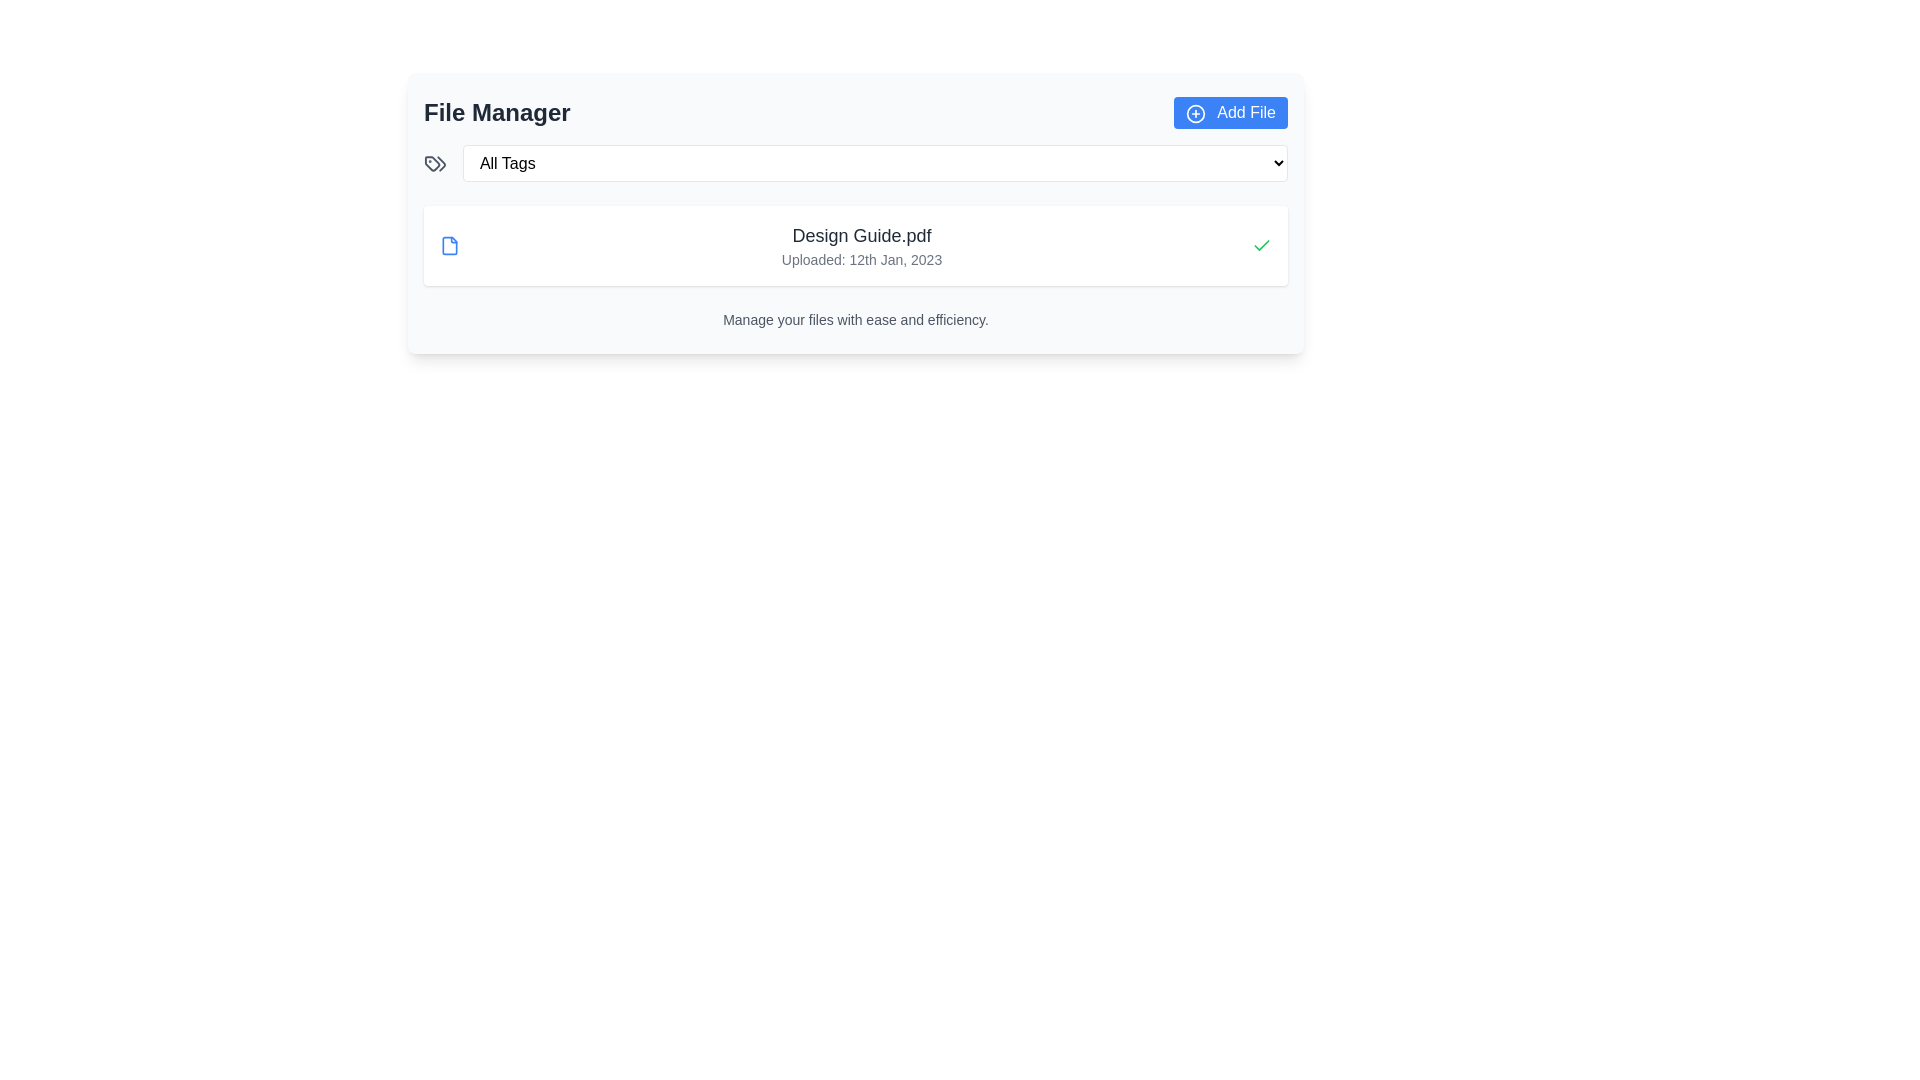  Describe the element at coordinates (855, 319) in the screenshot. I see `the text element that reads 'Manage your files with ease and efficiency.' located at the bottom of the 'File Manager' gray box` at that location.